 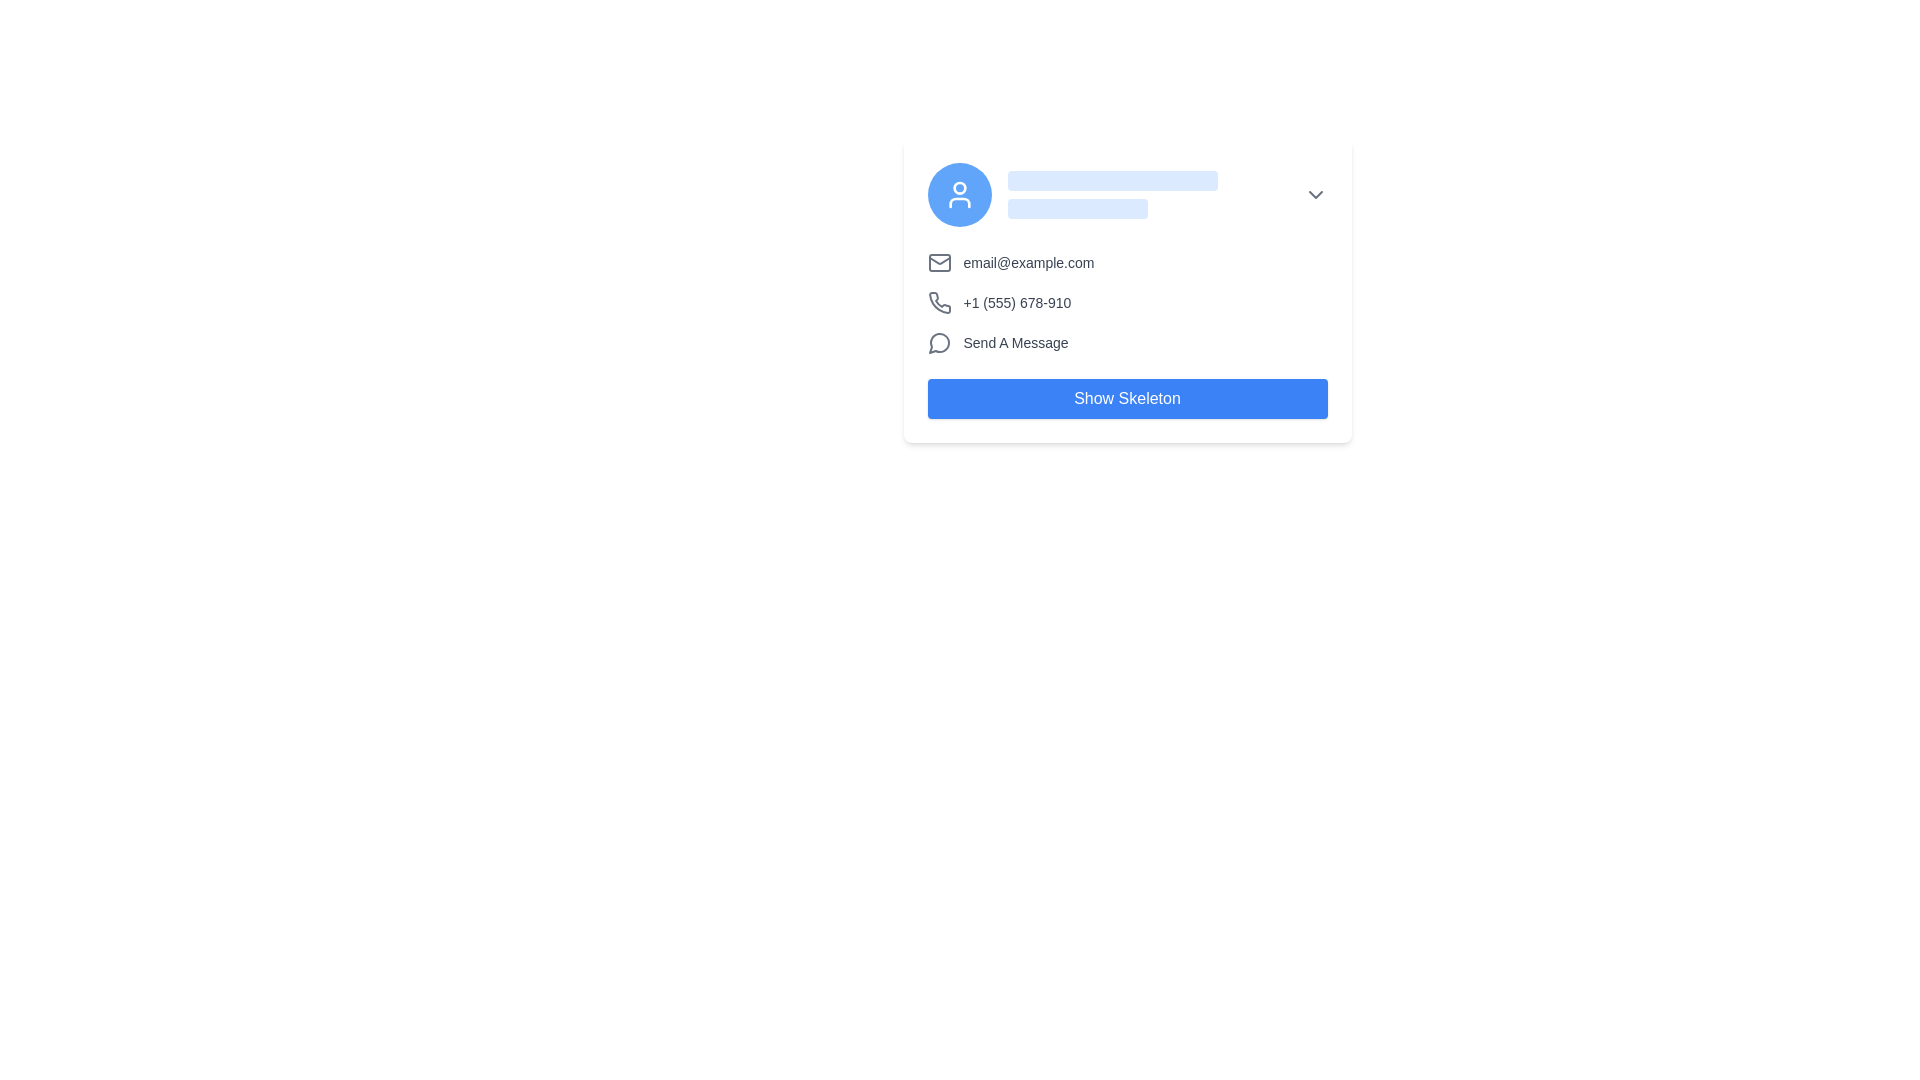 What do you see at coordinates (938, 342) in the screenshot?
I see `the message sending icon located to the left of the text label in the 'Send A Message' section` at bounding box center [938, 342].